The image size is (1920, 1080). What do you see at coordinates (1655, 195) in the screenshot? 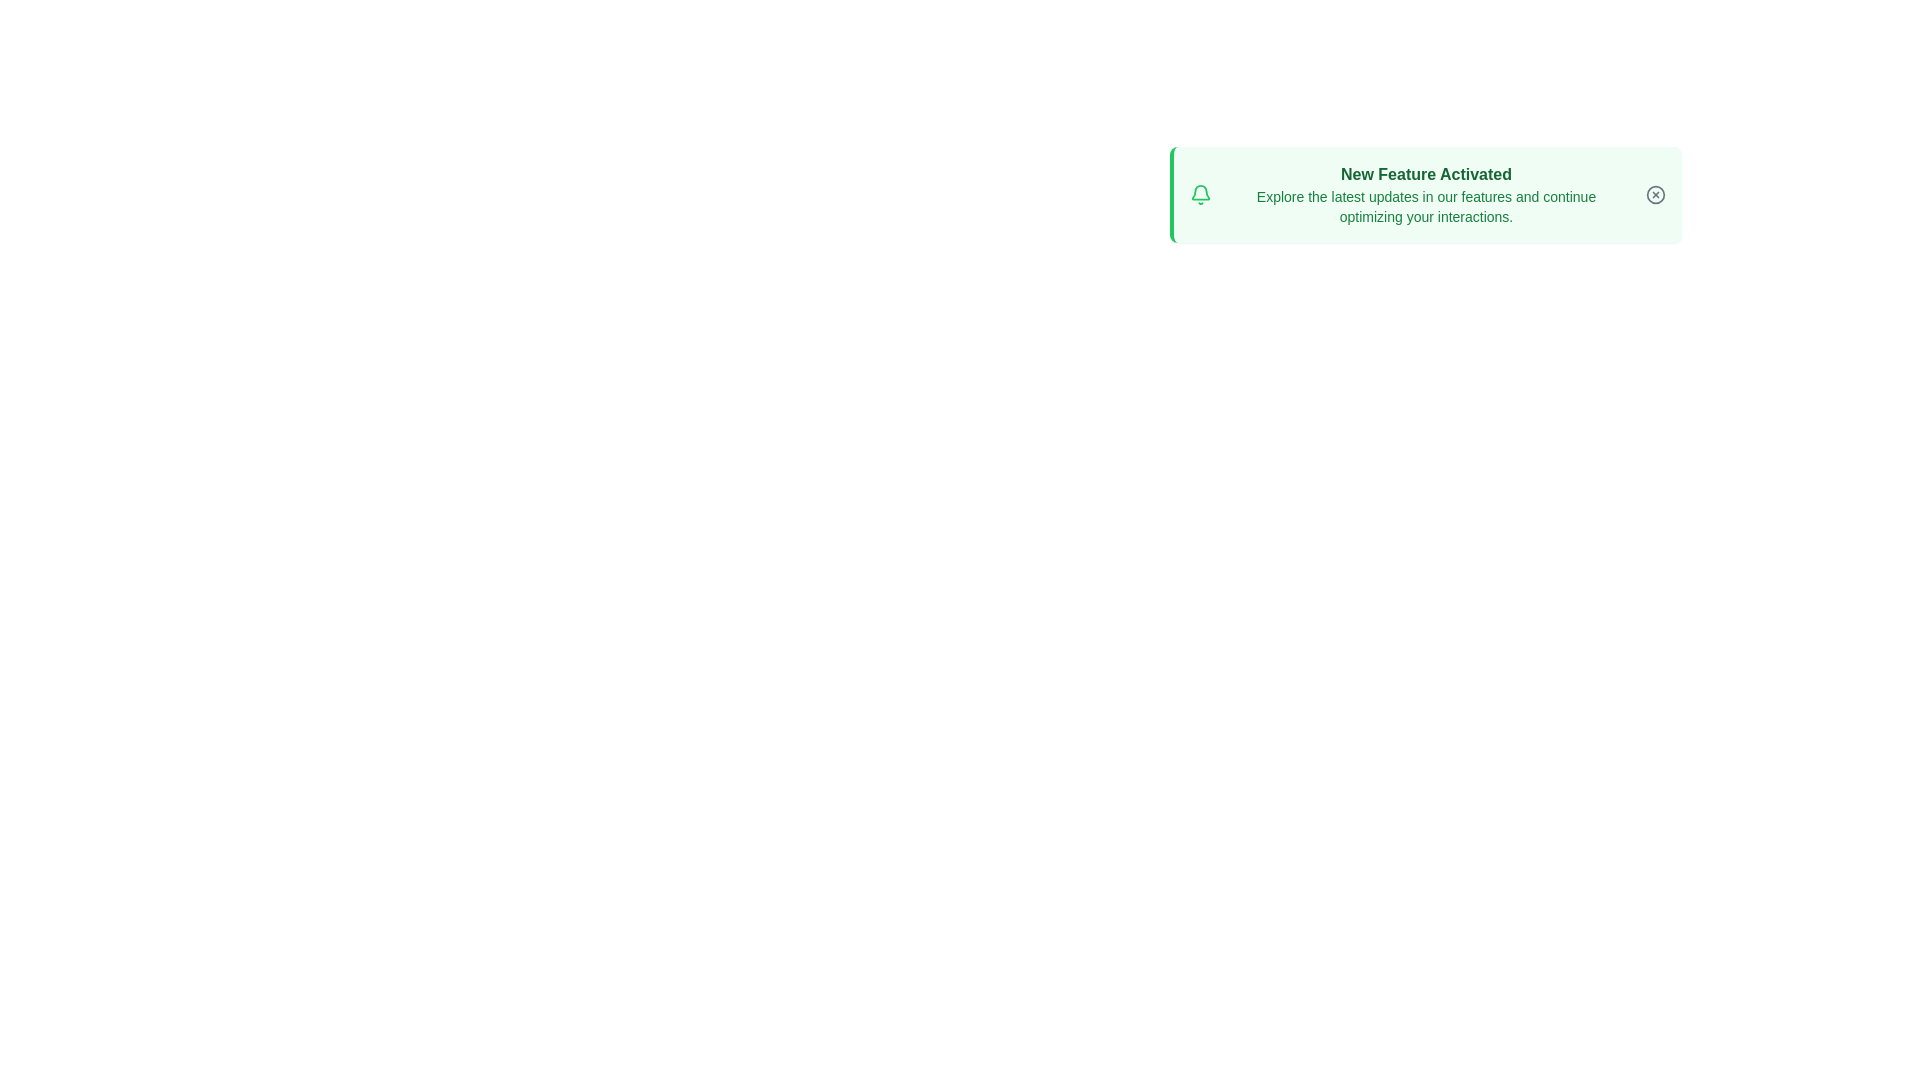
I see `the circular button with an outlined 'X' inside it, located at the upper-right corner of the notification card that says 'New Feature Activated'` at bounding box center [1655, 195].